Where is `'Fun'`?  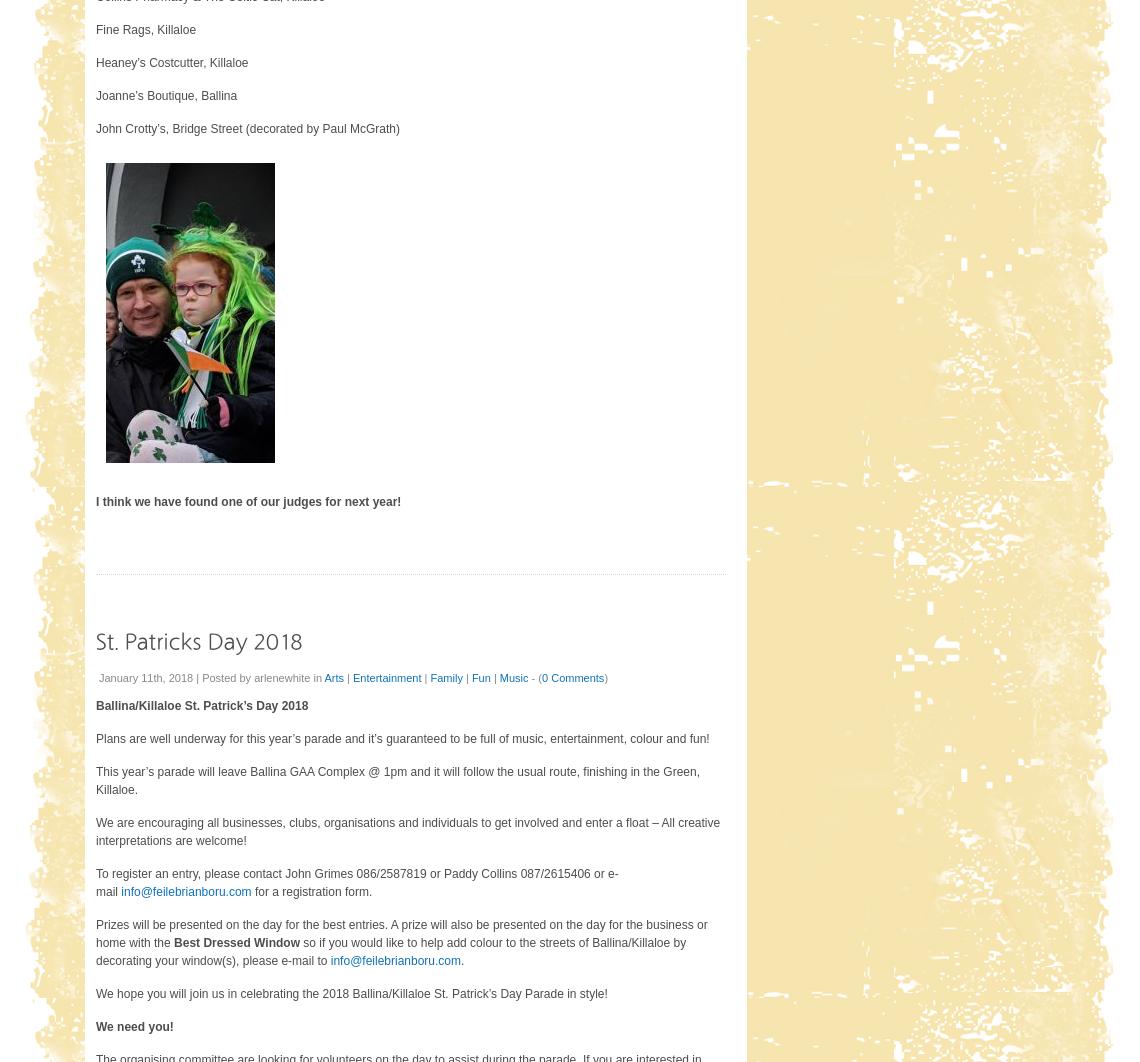 'Fun' is located at coordinates (480, 677).